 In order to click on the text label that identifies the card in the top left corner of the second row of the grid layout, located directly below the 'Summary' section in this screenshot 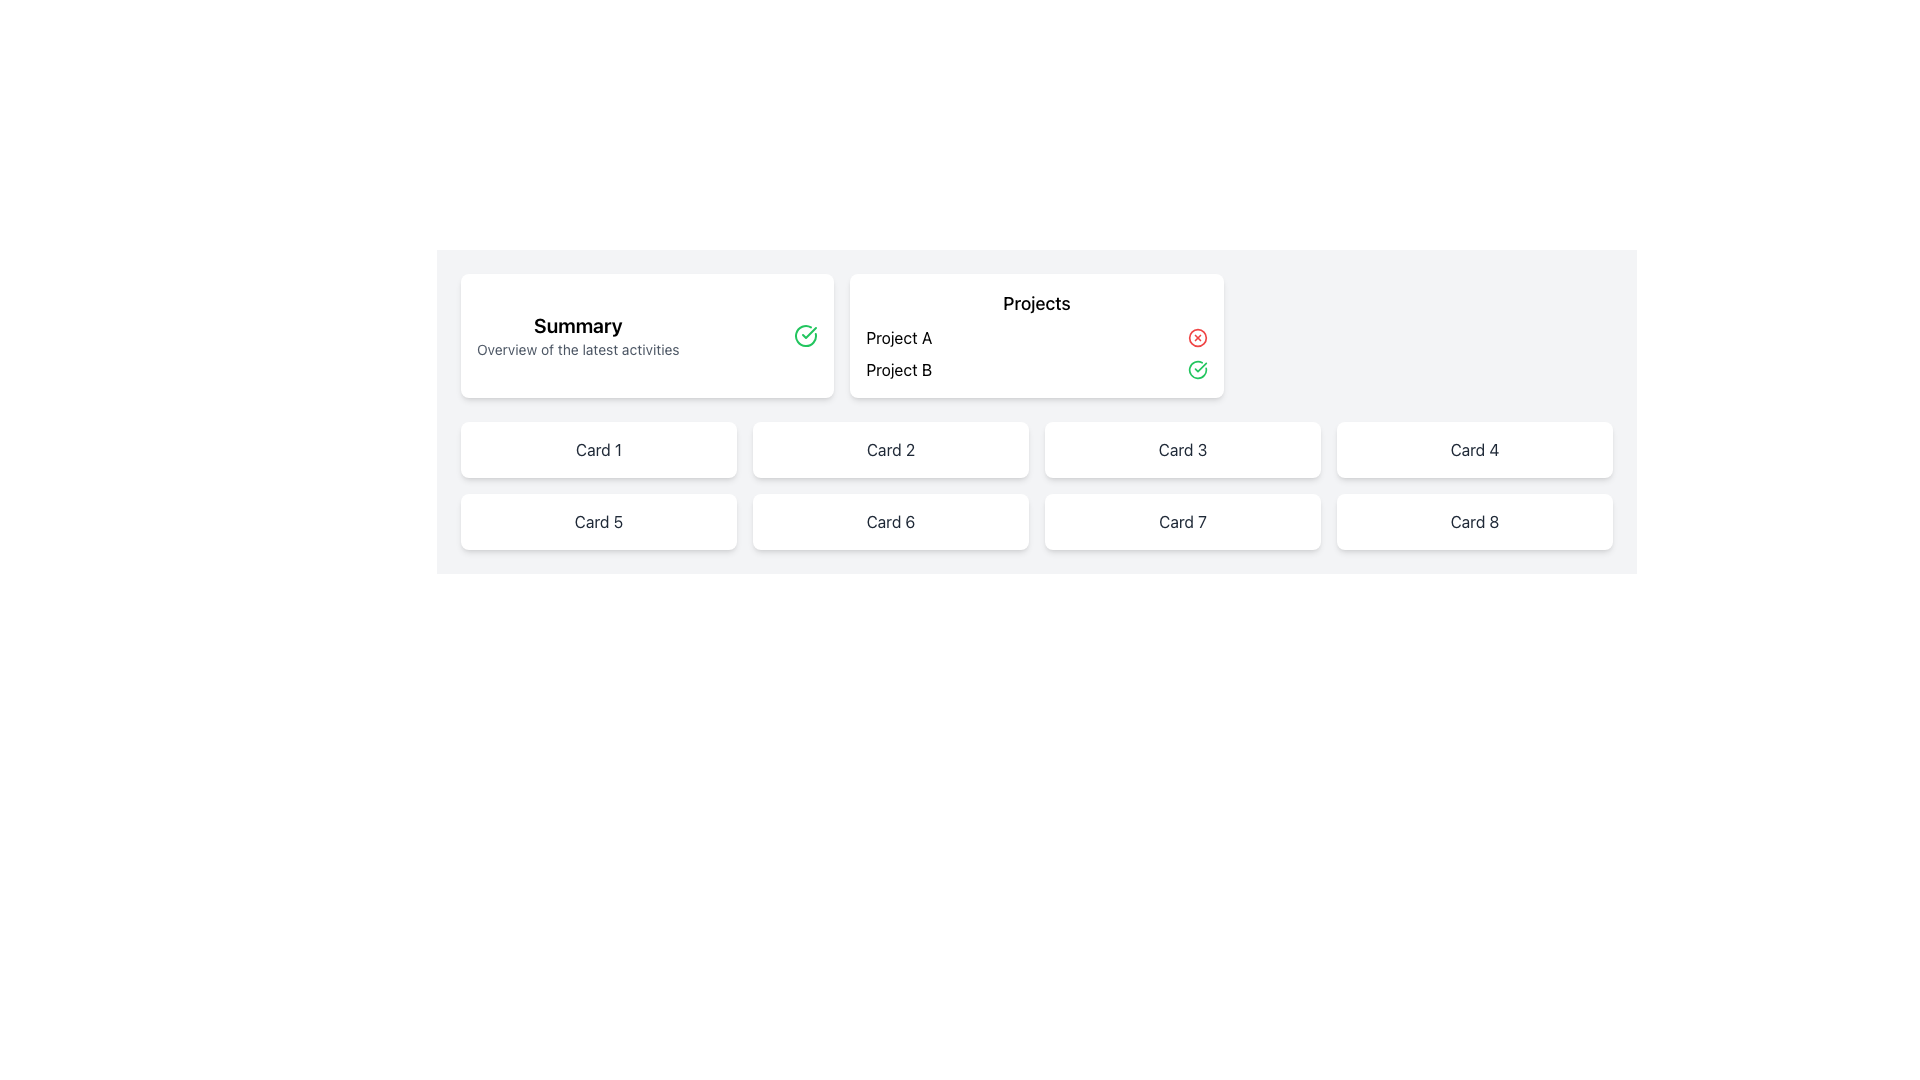, I will do `click(598, 450)`.